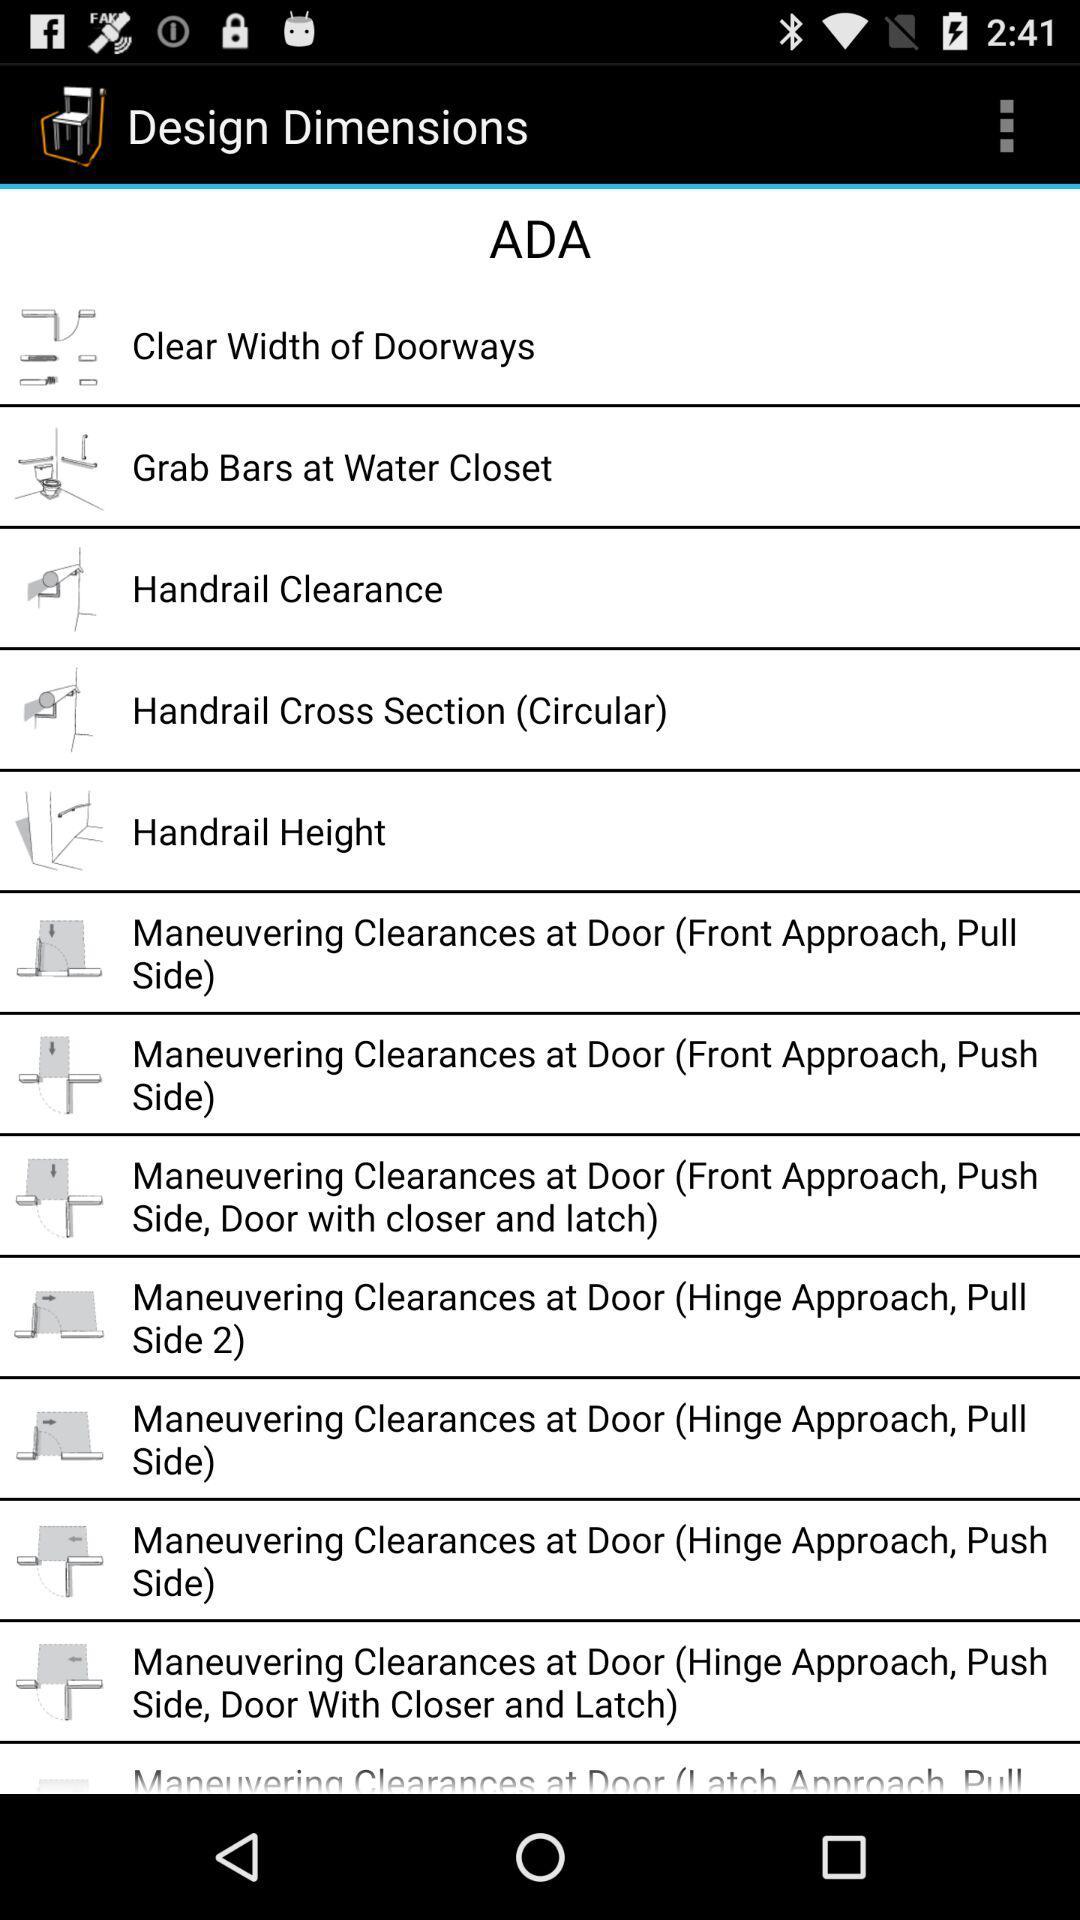 This screenshot has height=1920, width=1080. What do you see at coordinates (1006, 124) in the screenshot?
I see `icon next to design dimensions` at bounding box center [1006, 124].